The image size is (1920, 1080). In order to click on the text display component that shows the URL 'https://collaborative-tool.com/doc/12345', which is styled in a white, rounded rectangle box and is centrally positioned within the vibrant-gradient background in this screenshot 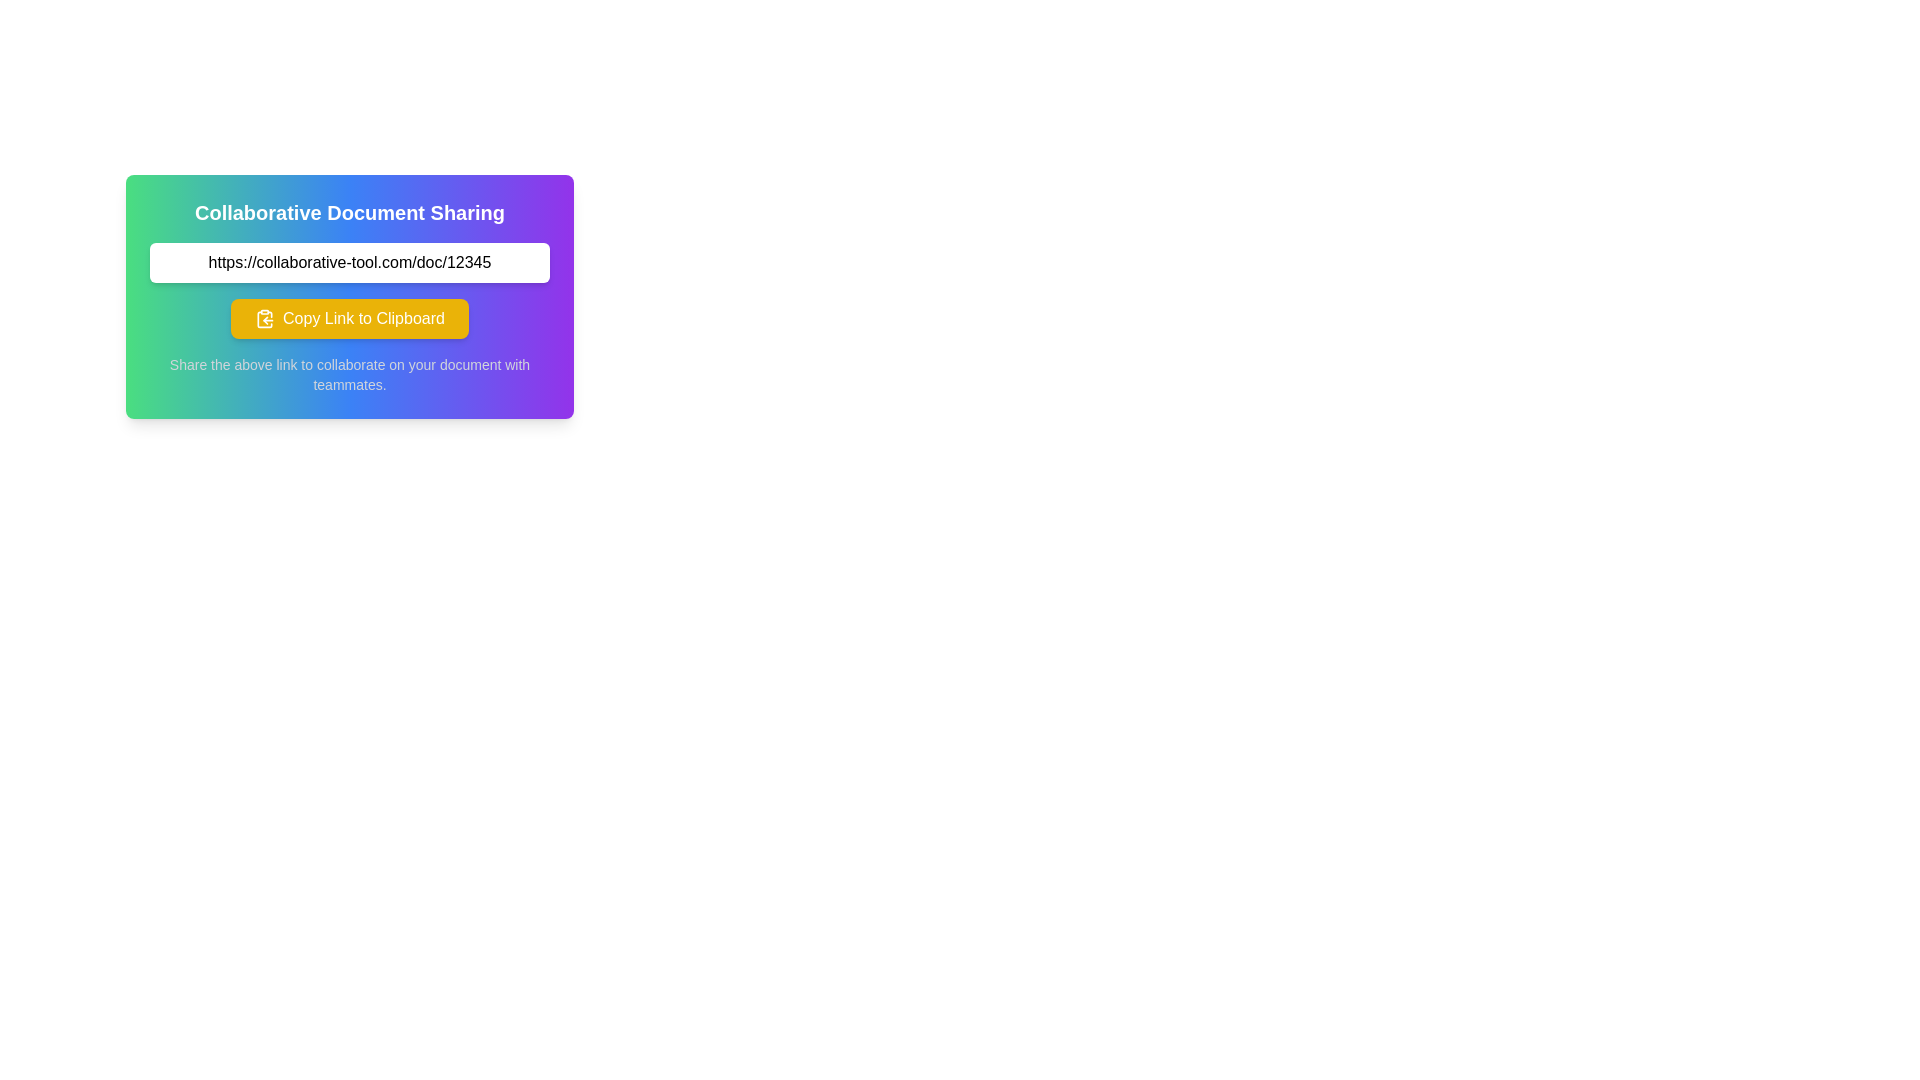, I will do `click(350, 261)`.